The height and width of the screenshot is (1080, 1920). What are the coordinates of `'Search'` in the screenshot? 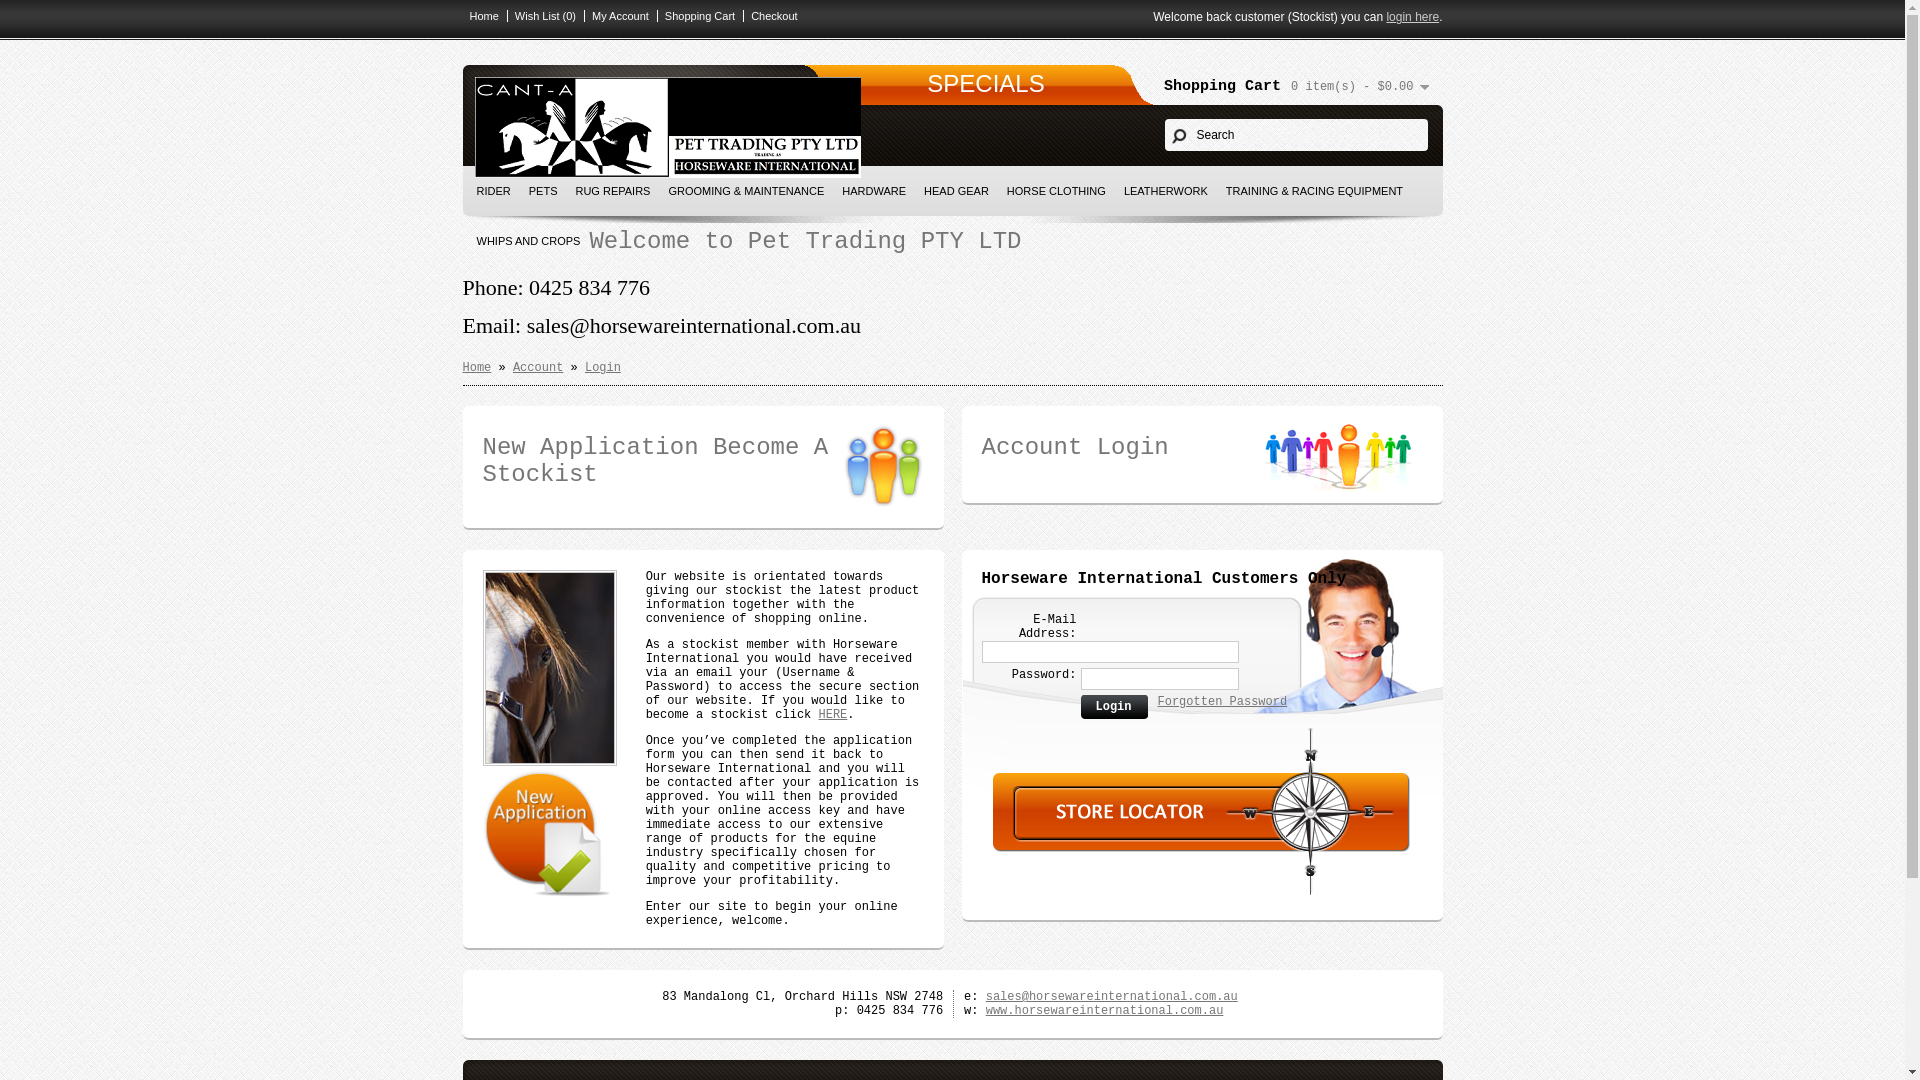 It's located at (1295, 135).